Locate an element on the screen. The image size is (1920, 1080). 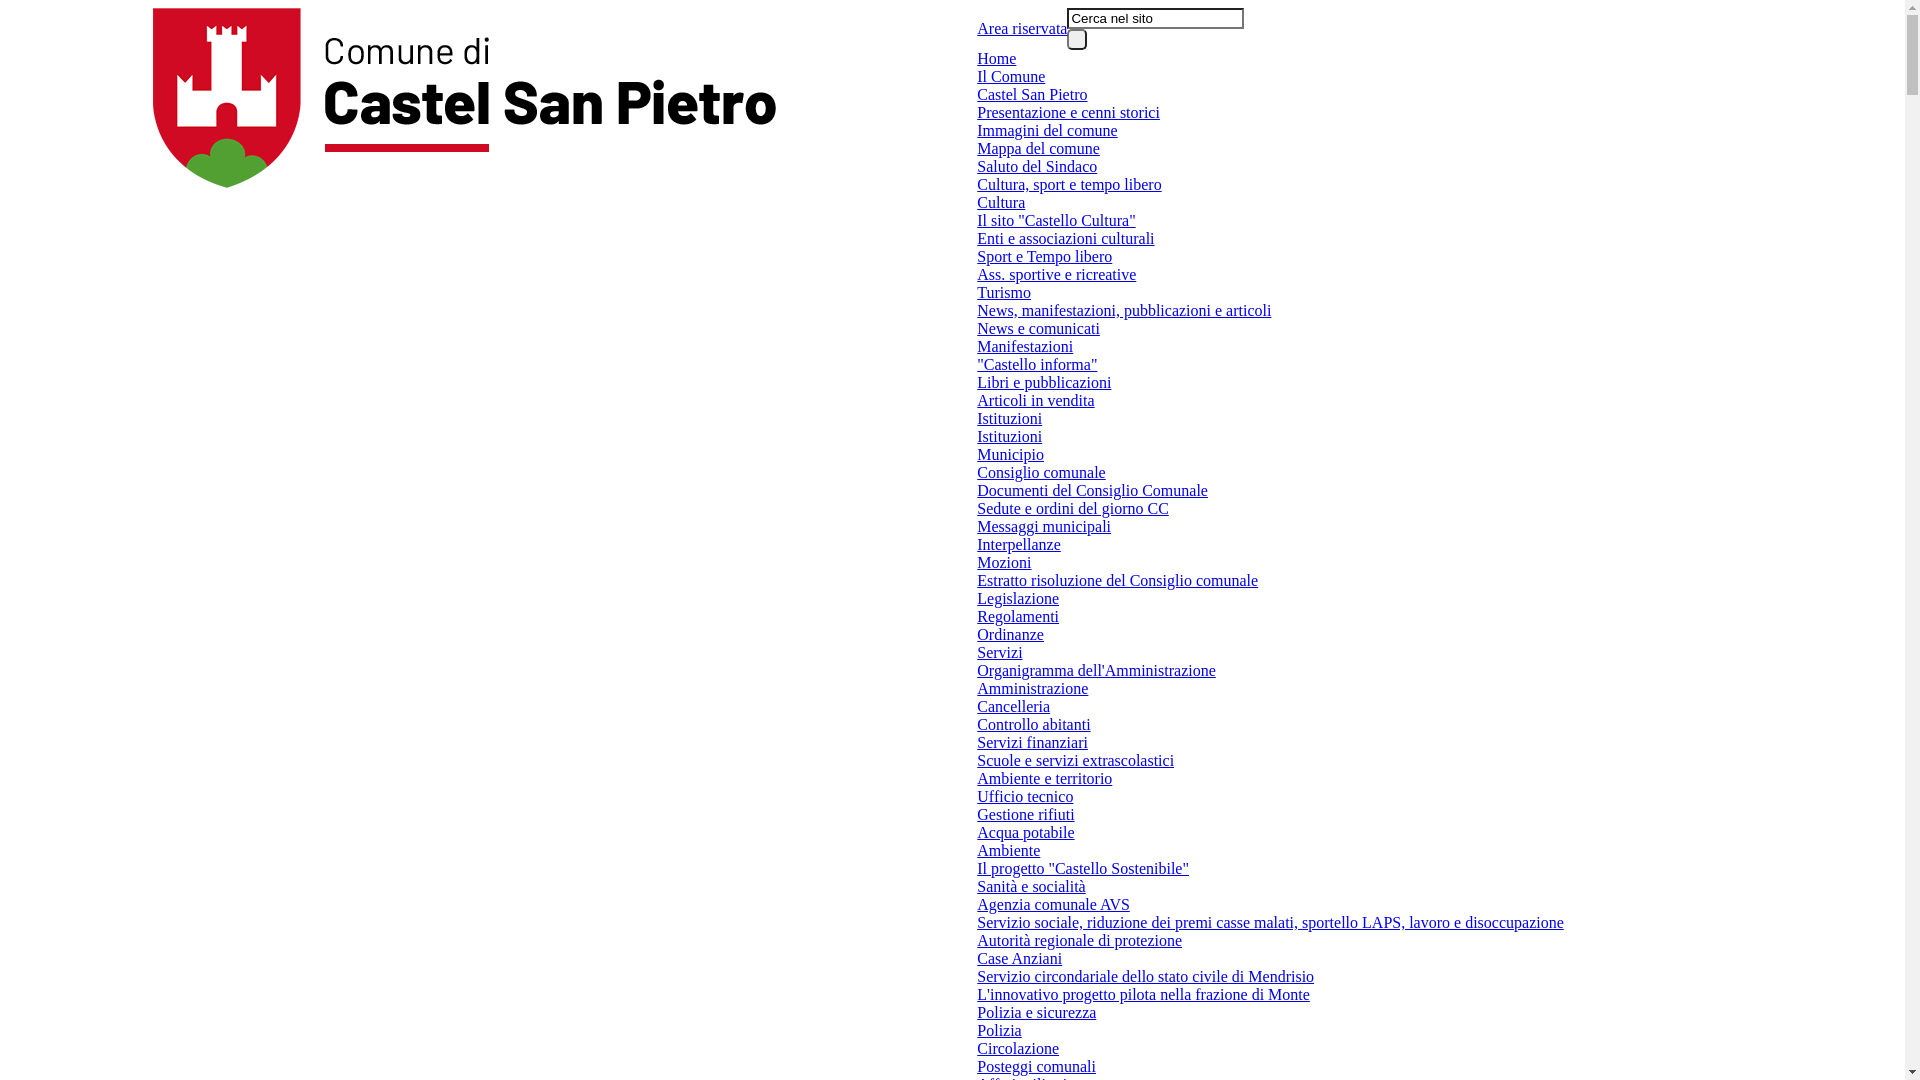
'Istituzioni' is located at coordinates (1009, 418).